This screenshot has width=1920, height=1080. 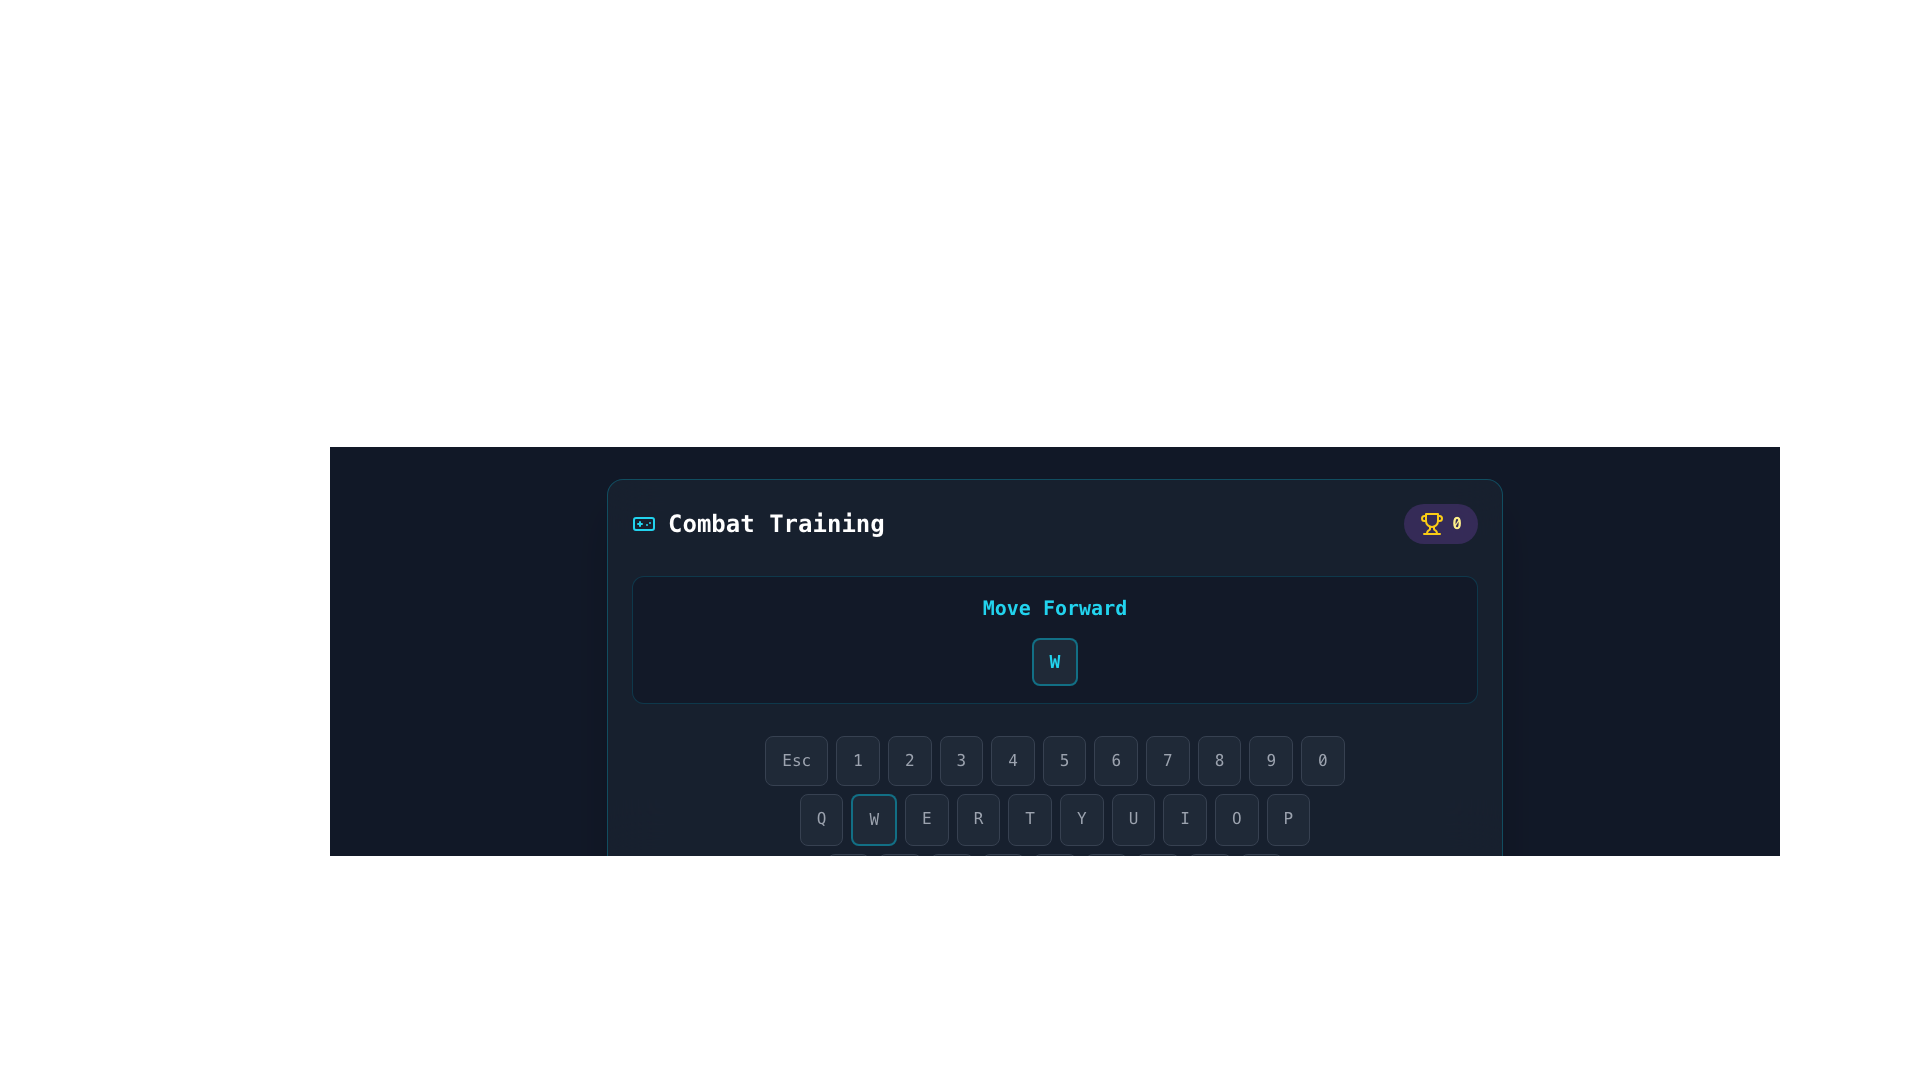 I want to click on the virtual 'N' key positioned between the 'B' and 'M' keys in the keyboard layout, located towards the center-bottom of the interface, so click(x=1142, y=937).